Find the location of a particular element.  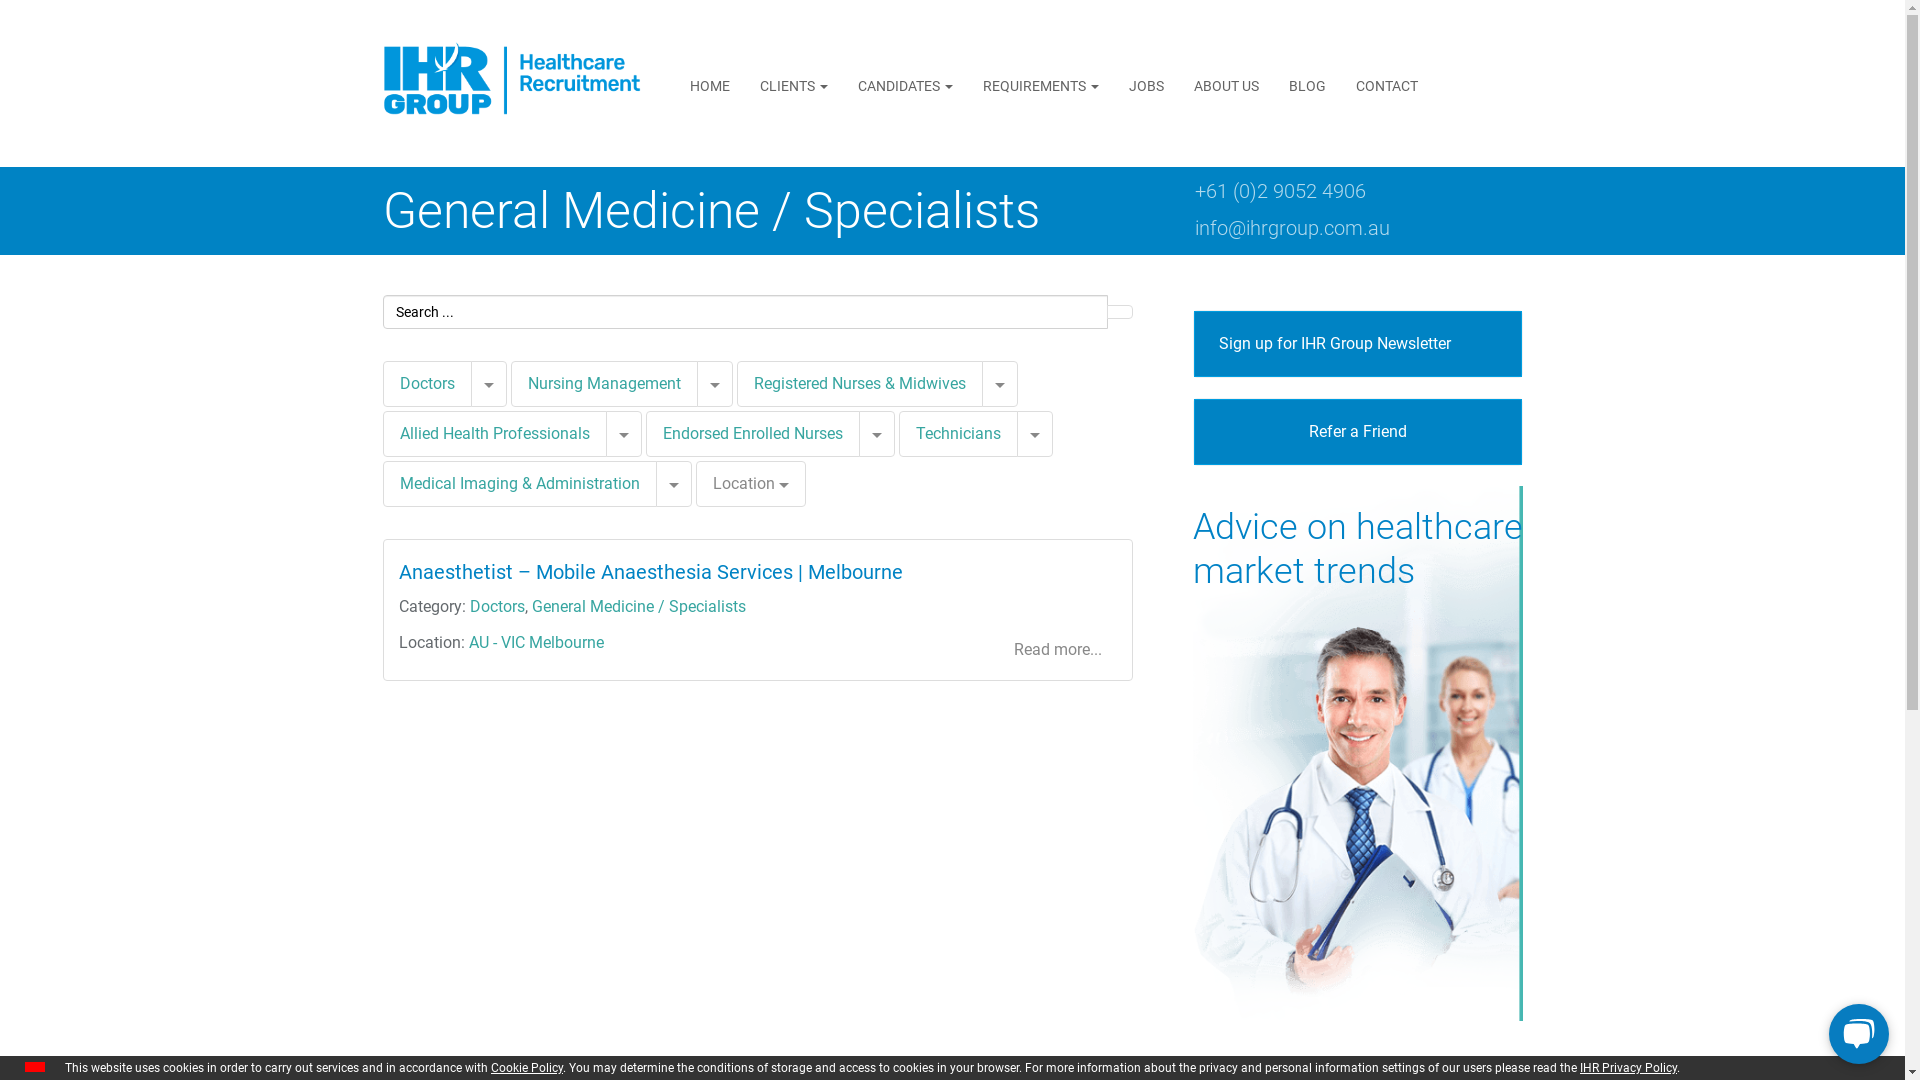

'Location' is located at coordinates (696, 483).